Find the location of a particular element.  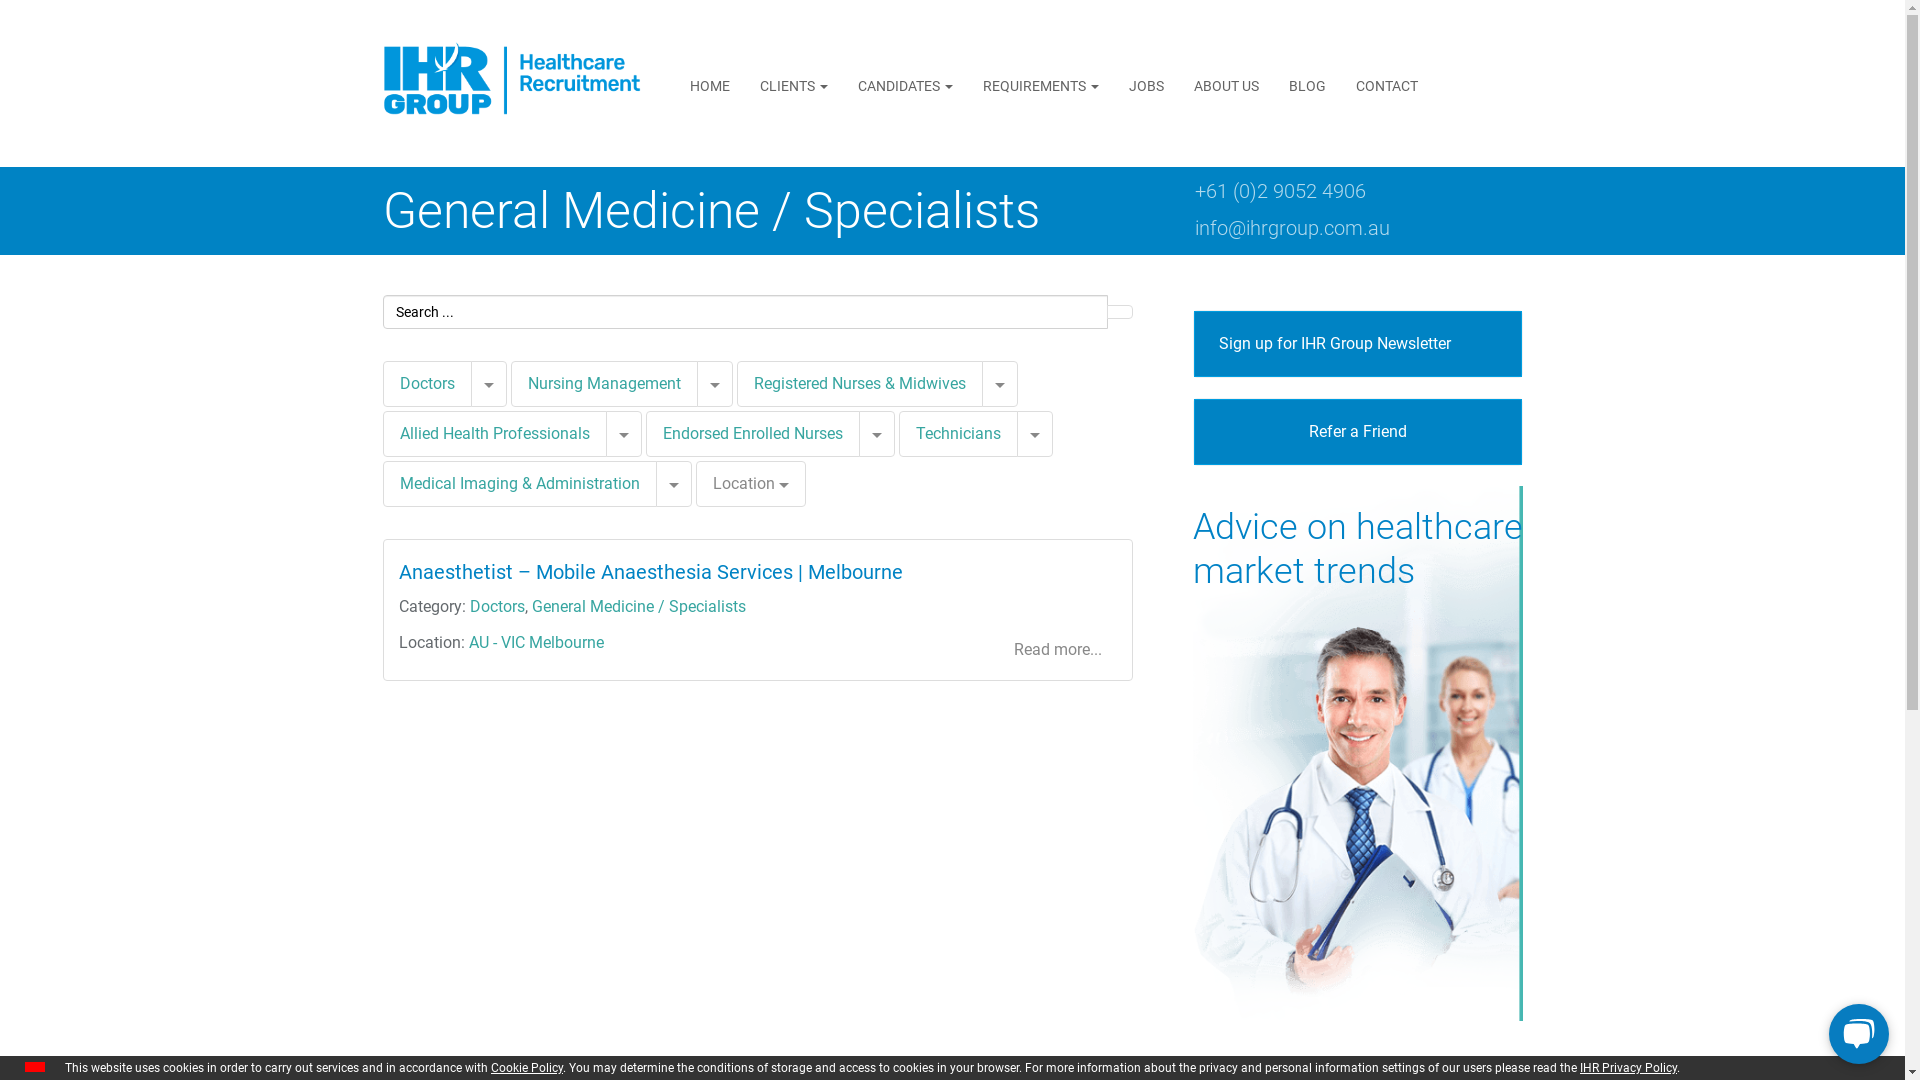

'Location' is located at coordinates (696, 483).